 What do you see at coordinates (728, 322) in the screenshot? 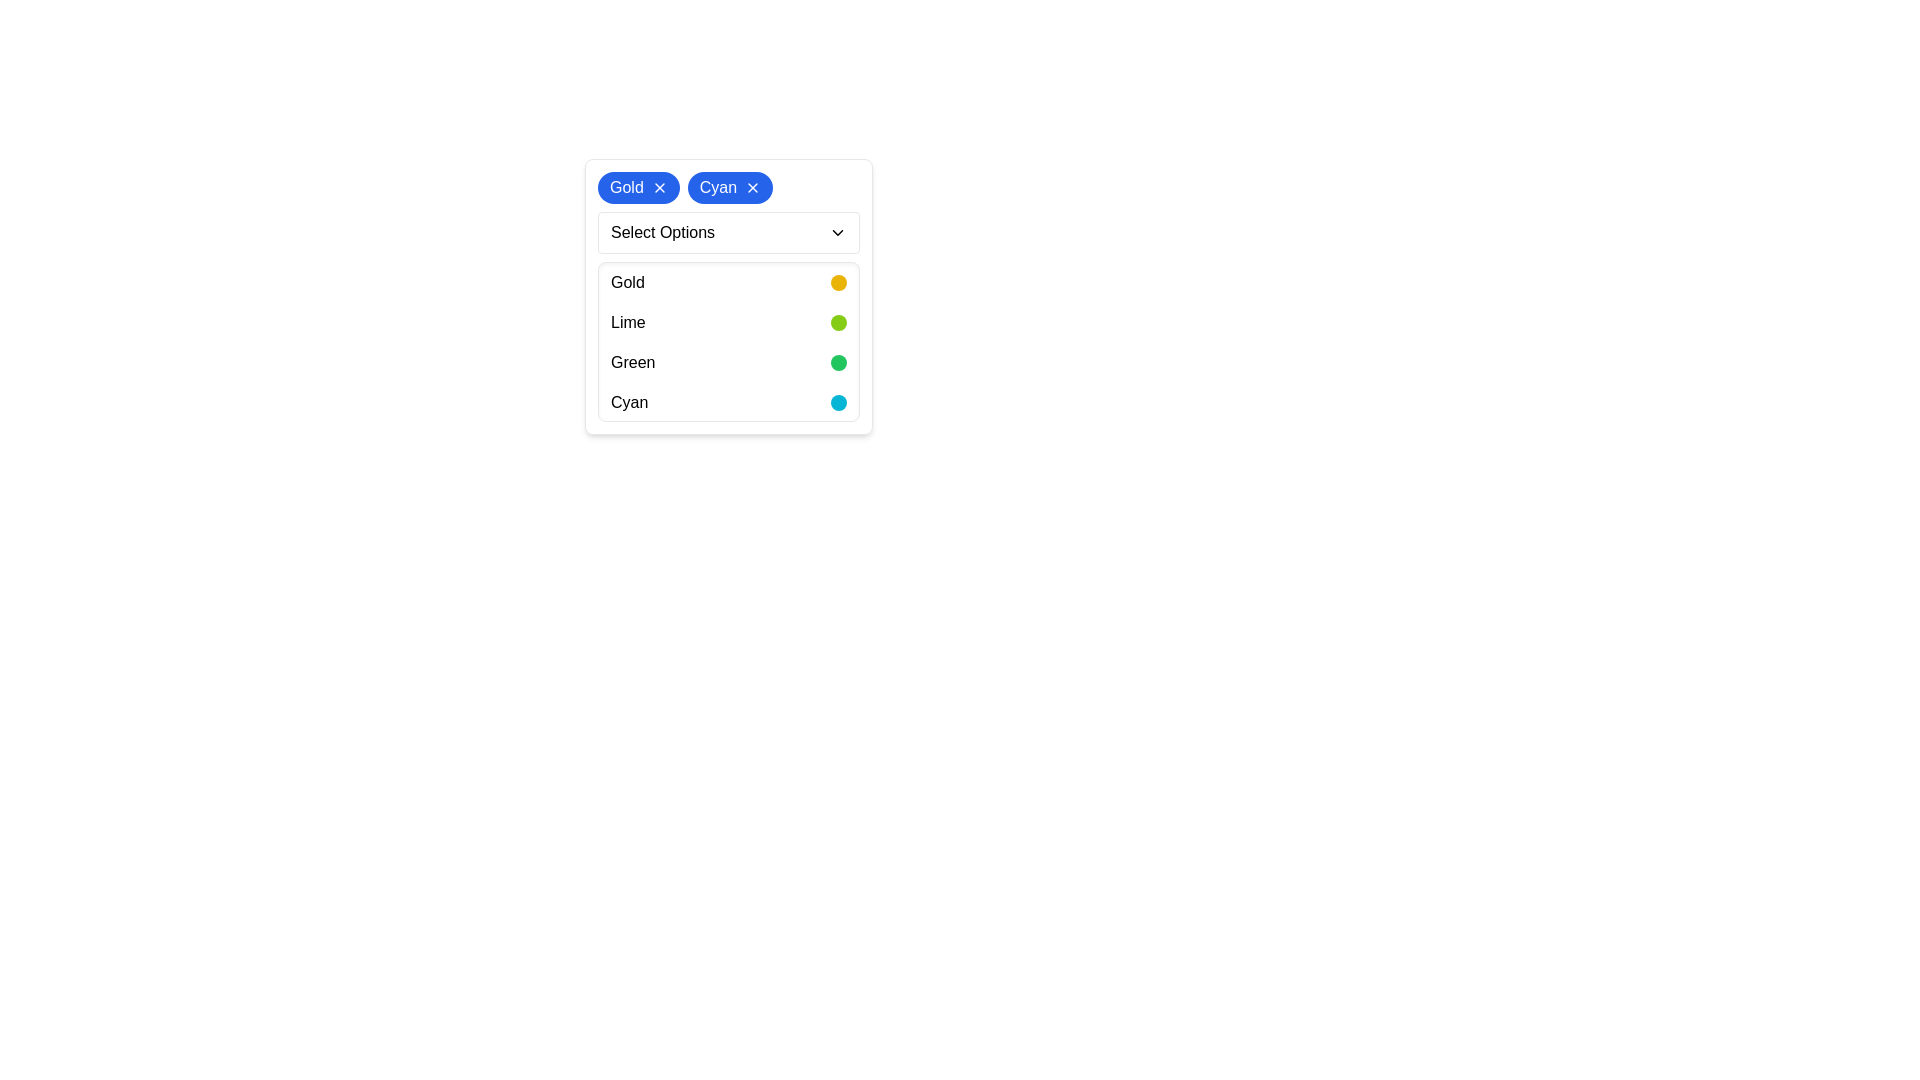
I see `the list item labeled 'Lime', which is the second option` at bounding box center [728, 322].